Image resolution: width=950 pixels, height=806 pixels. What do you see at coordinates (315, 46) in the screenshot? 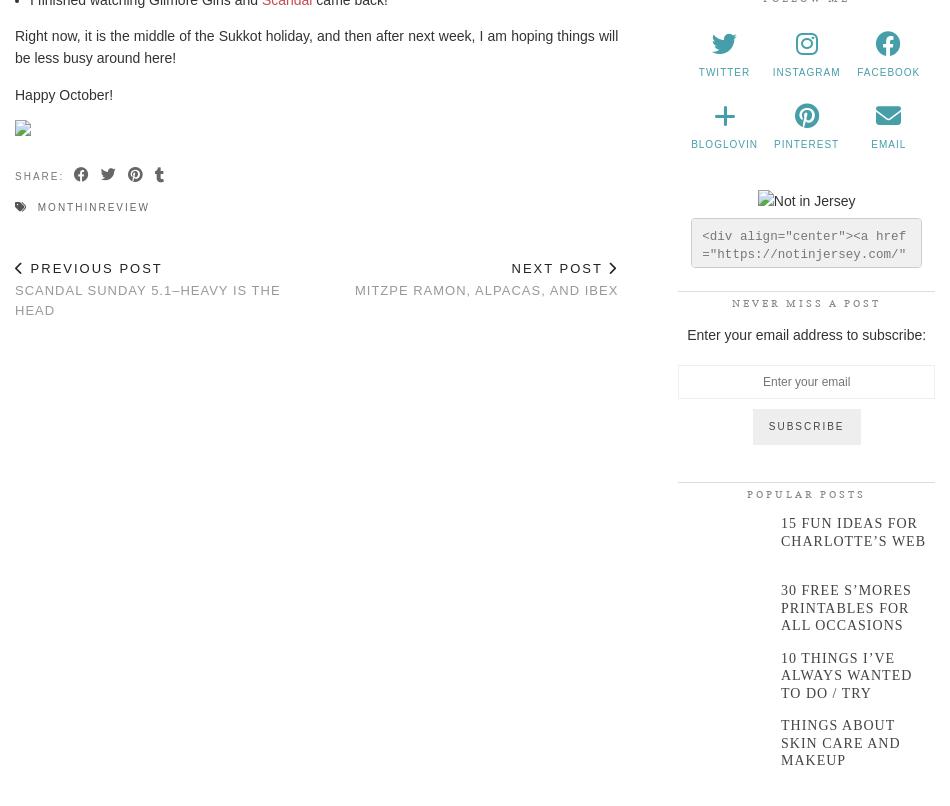
I see `'Right now, it is the middle of the Sukkot holiday, and then after next week, I am hoping things will be less busy around here!'` at bounding box center [315, 46].